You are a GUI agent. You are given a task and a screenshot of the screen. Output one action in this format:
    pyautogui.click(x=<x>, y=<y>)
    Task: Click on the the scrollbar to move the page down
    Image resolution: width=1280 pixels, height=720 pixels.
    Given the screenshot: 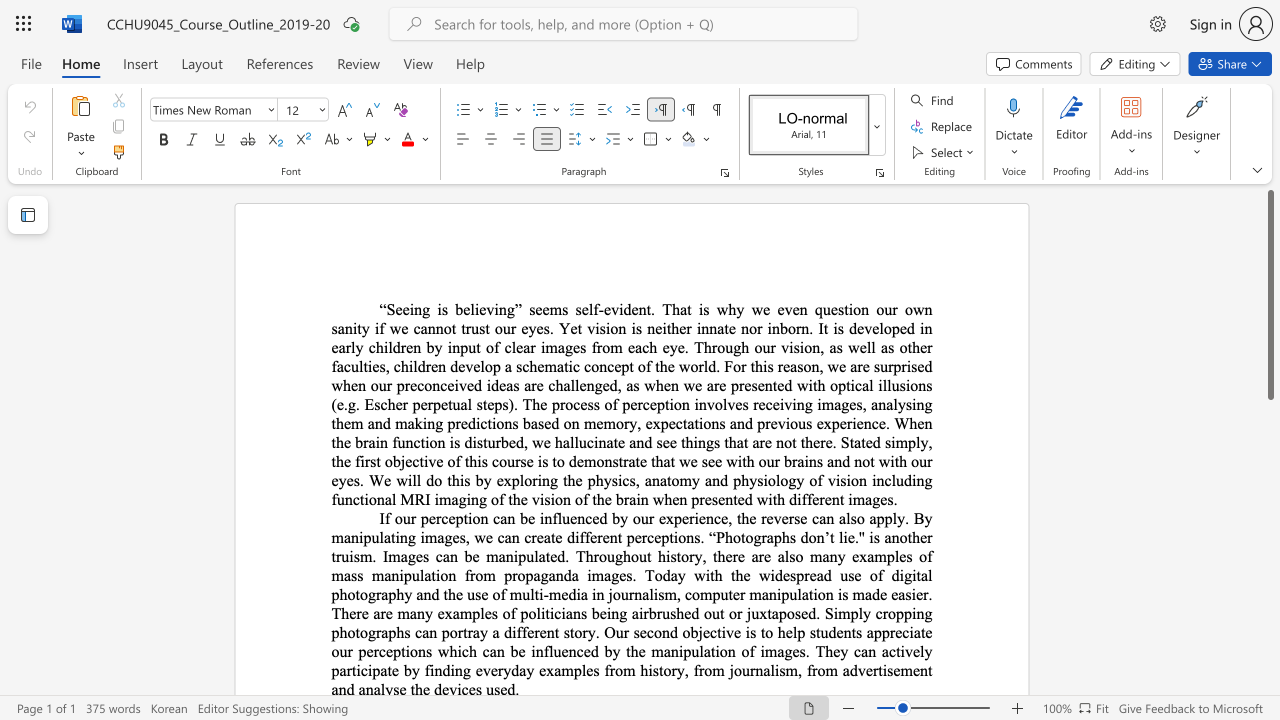 What is the action you would take?
    pyautogui.click(x=1269, y=450)
    